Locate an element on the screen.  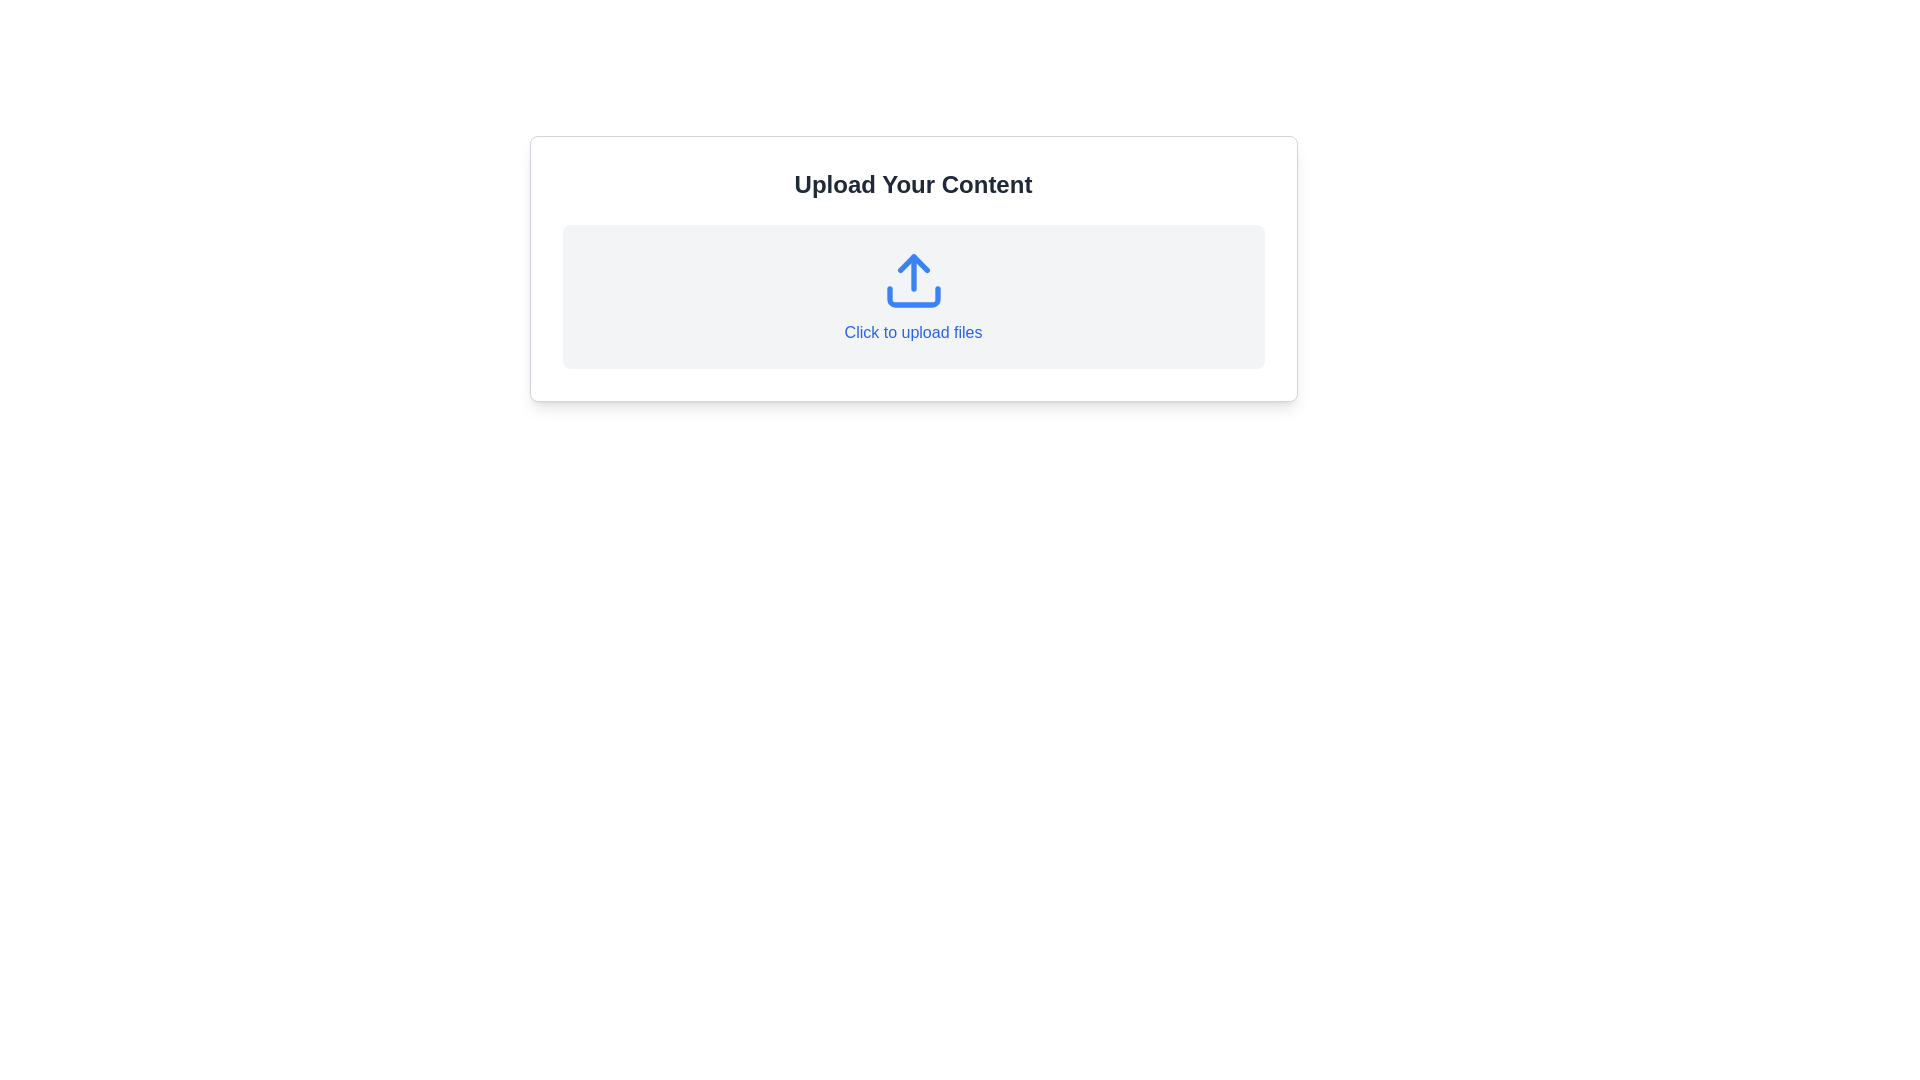
the interactive area for initiating file uploads, which features a blue upward-pointing arrow icon and the text 'Click to upload files' beneath it is located at coordinates (912, 297).